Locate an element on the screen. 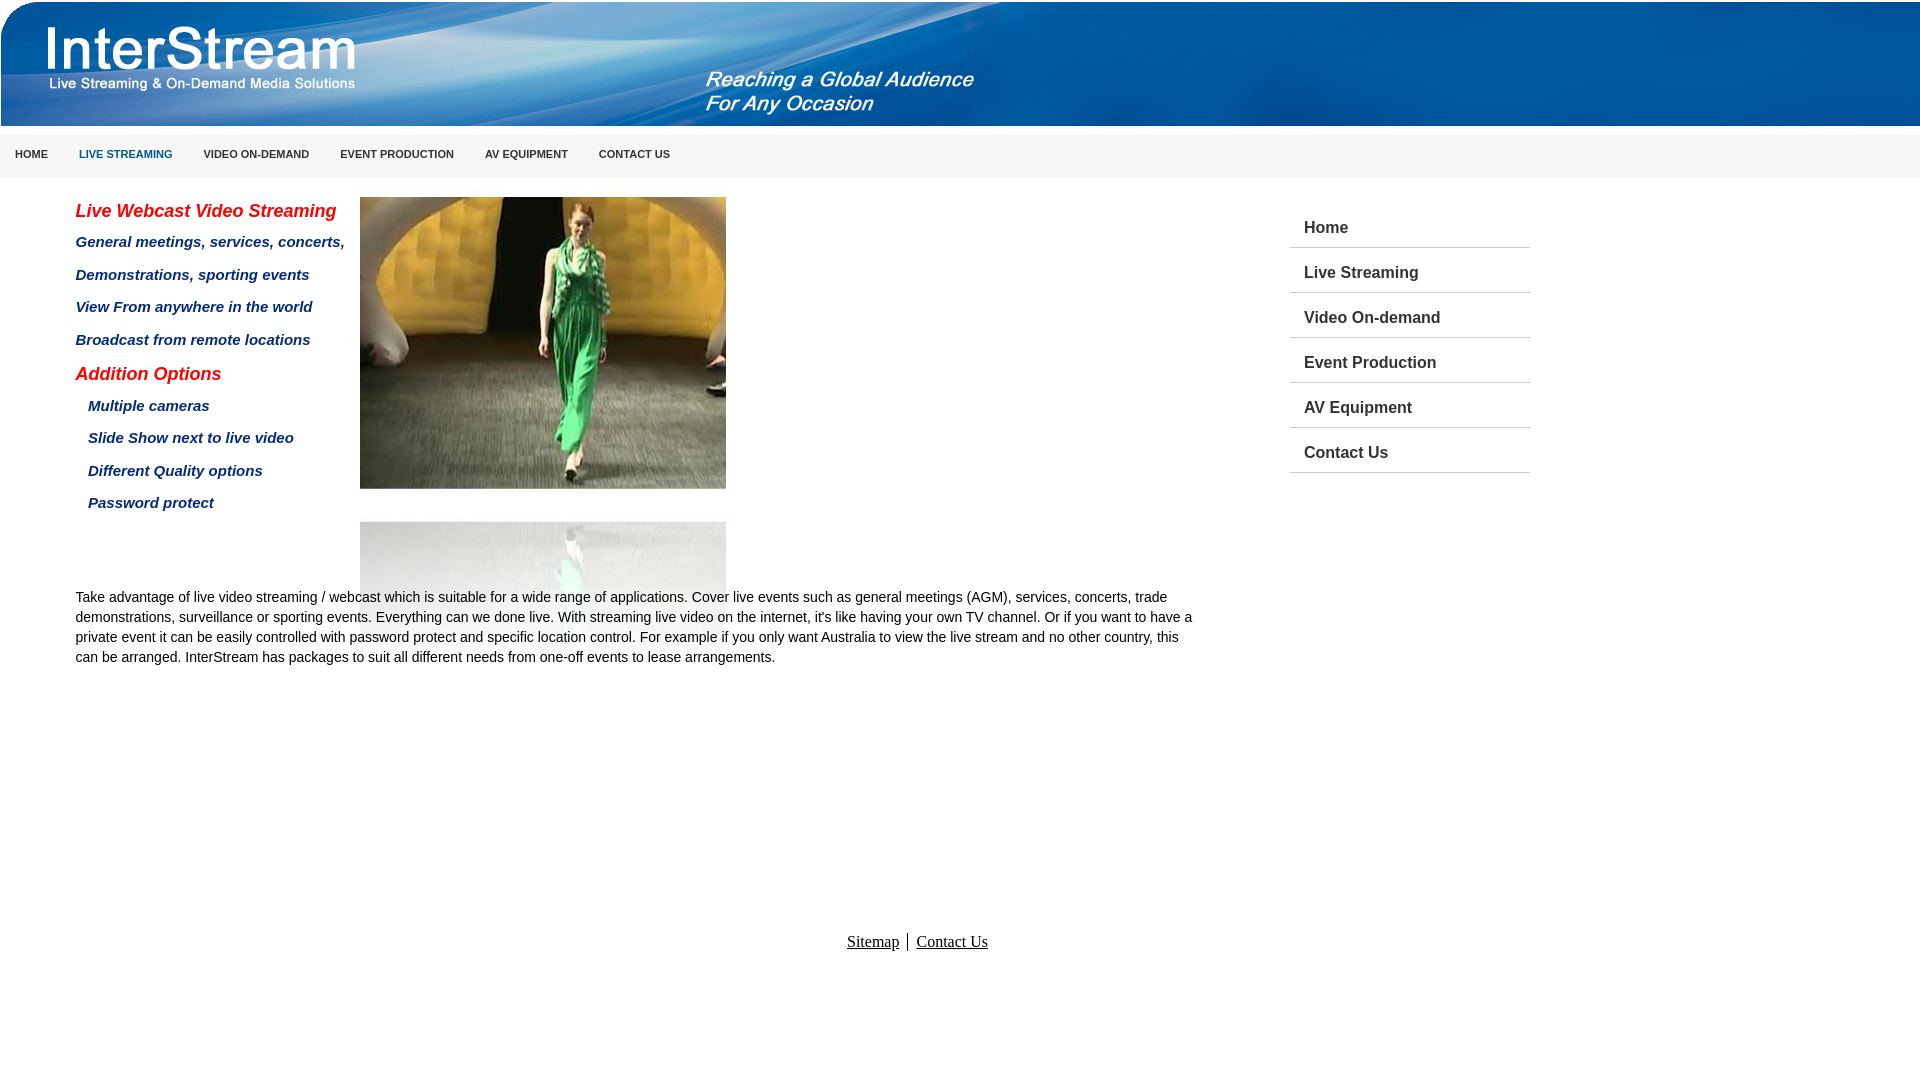 Image resolution: width=1920 pixels, height=1080 pixels. 'Video On-demand' is located at coordinates (1415, 315).